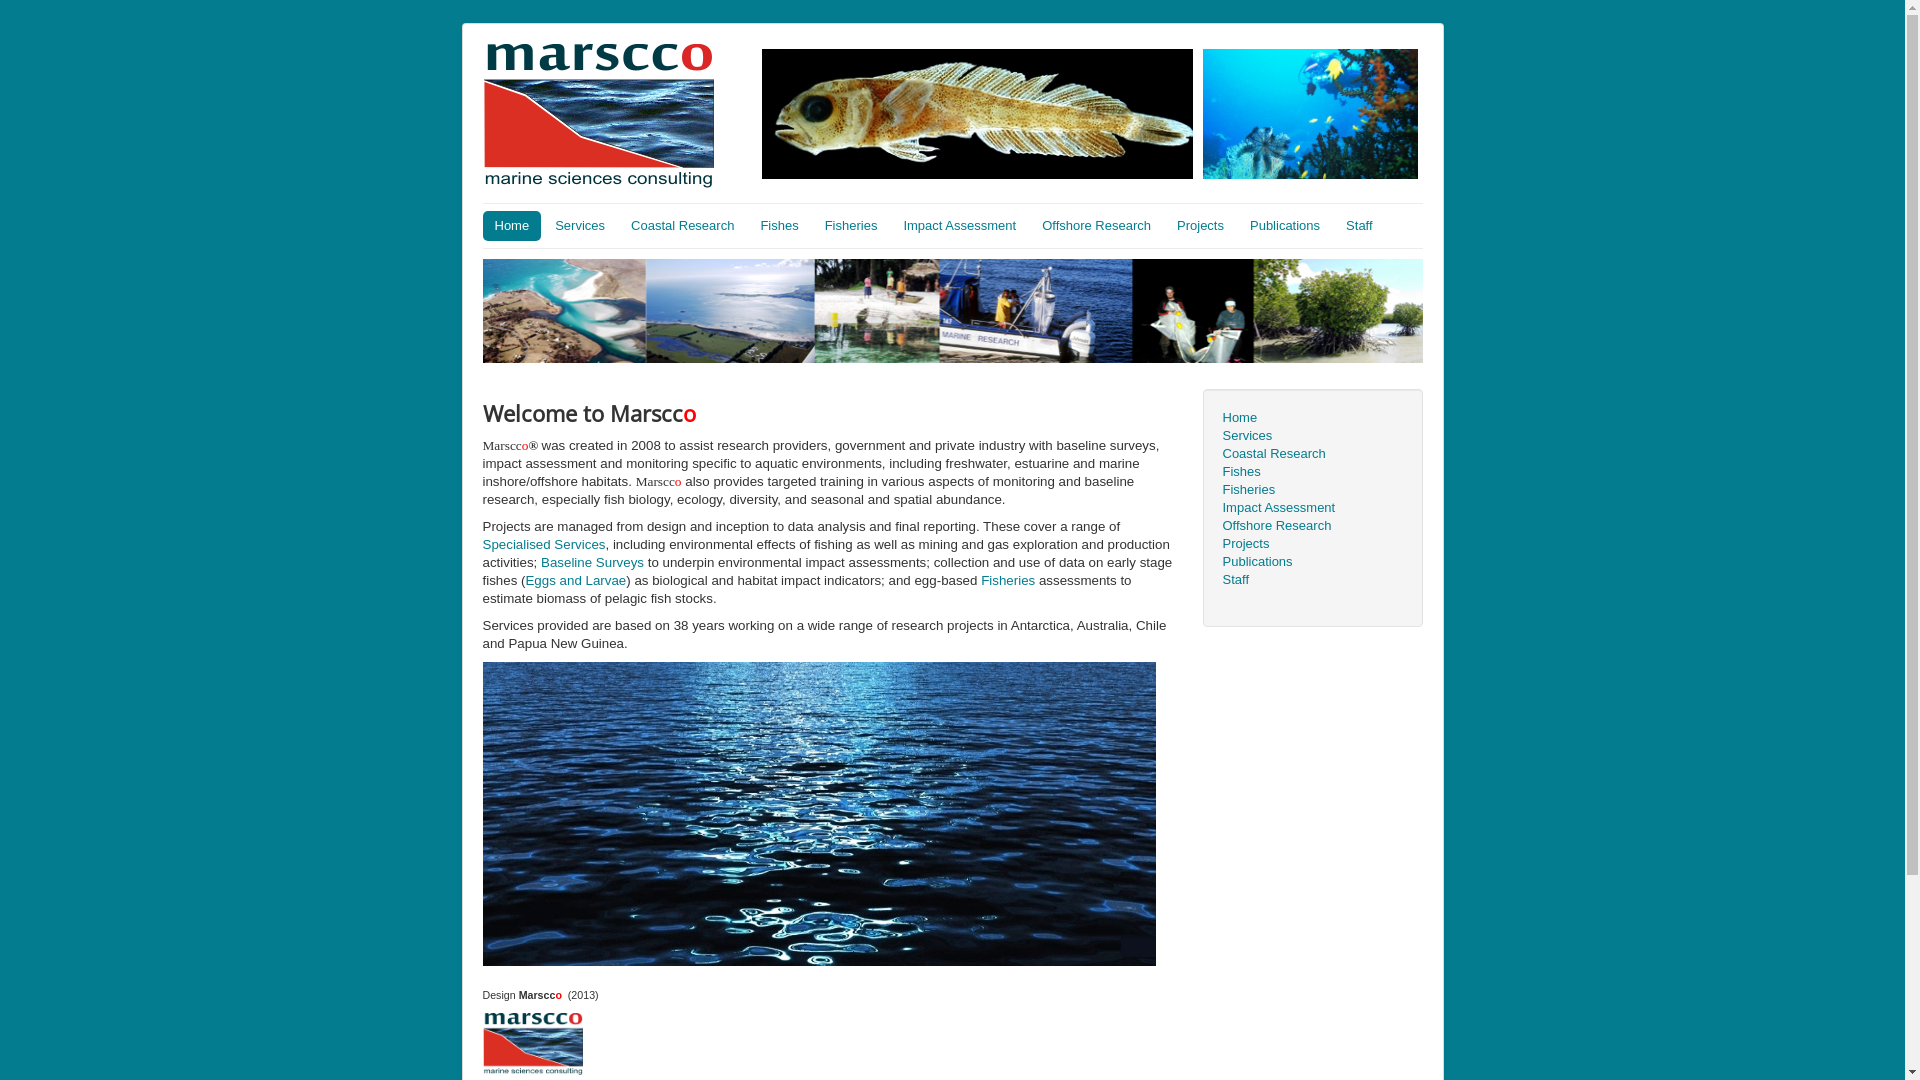 The height and width of the screenshot is (1080, 1920). What do you see at coordinates (591, 562) in the screenshot?
I see `'Baseline Surveys'` at bounding box center [591, 562].